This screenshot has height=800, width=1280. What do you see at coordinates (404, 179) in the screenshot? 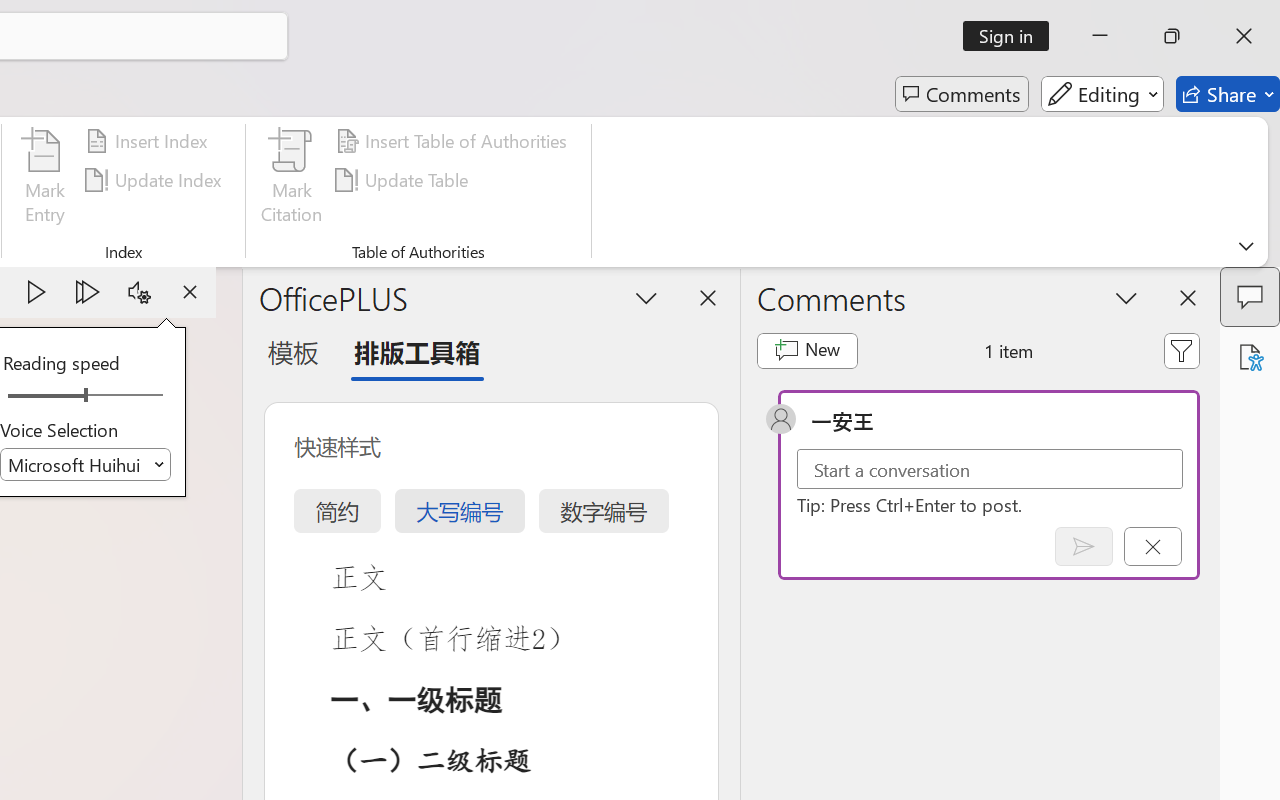
I see `'Update Table'` at bounding box center [404, 179].